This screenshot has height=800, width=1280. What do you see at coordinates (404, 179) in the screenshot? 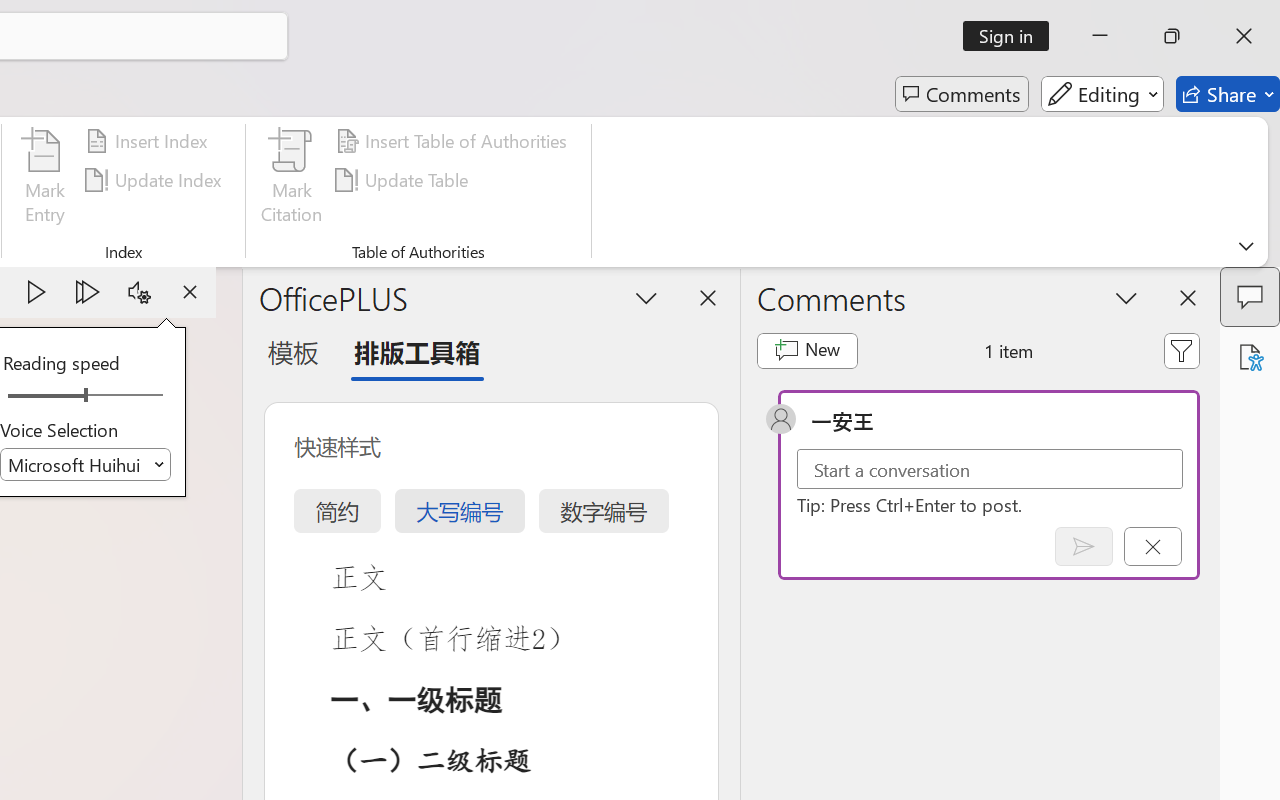
I see `'Update Table'` at bounding box center [404, 179].